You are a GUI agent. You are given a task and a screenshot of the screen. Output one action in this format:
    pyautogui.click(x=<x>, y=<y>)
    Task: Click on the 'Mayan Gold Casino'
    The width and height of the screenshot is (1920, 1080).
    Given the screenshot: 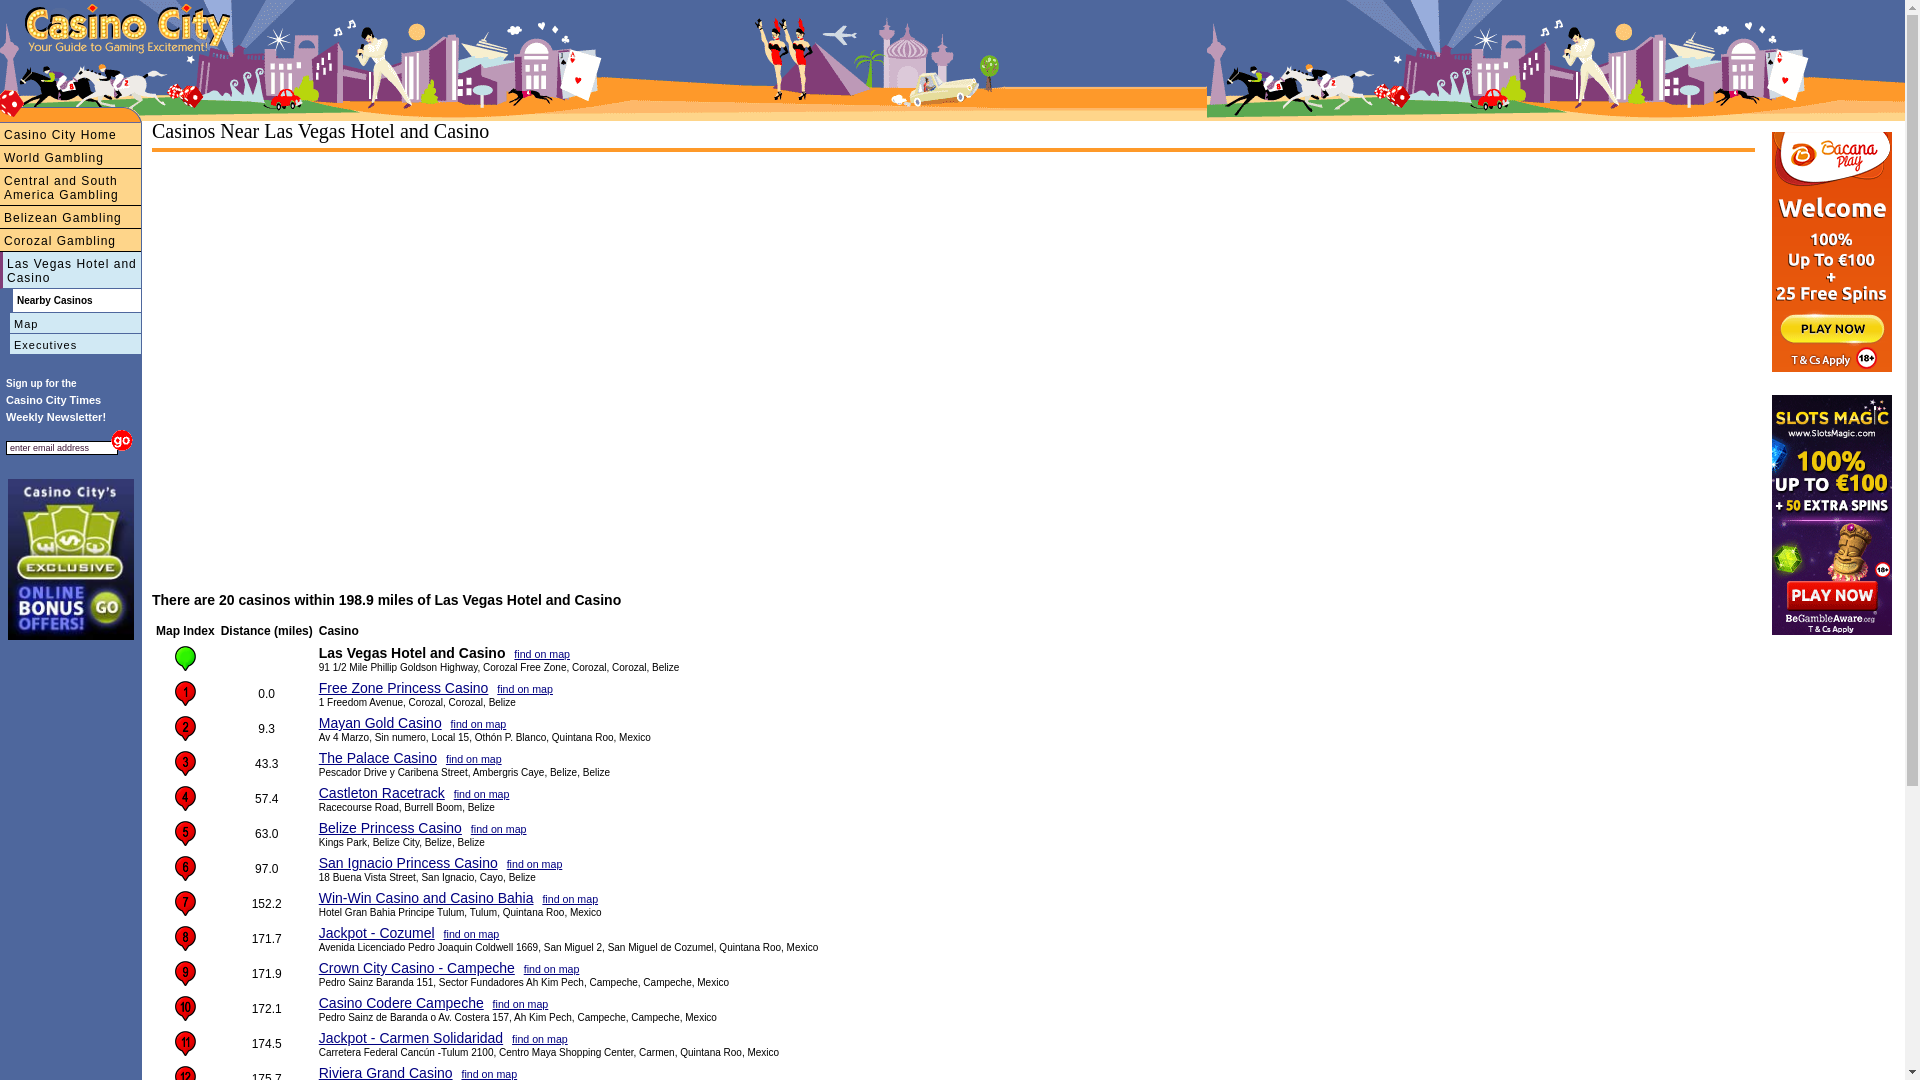 What is the action you would take?
    pyautogui.click(x=380, y=722)
    